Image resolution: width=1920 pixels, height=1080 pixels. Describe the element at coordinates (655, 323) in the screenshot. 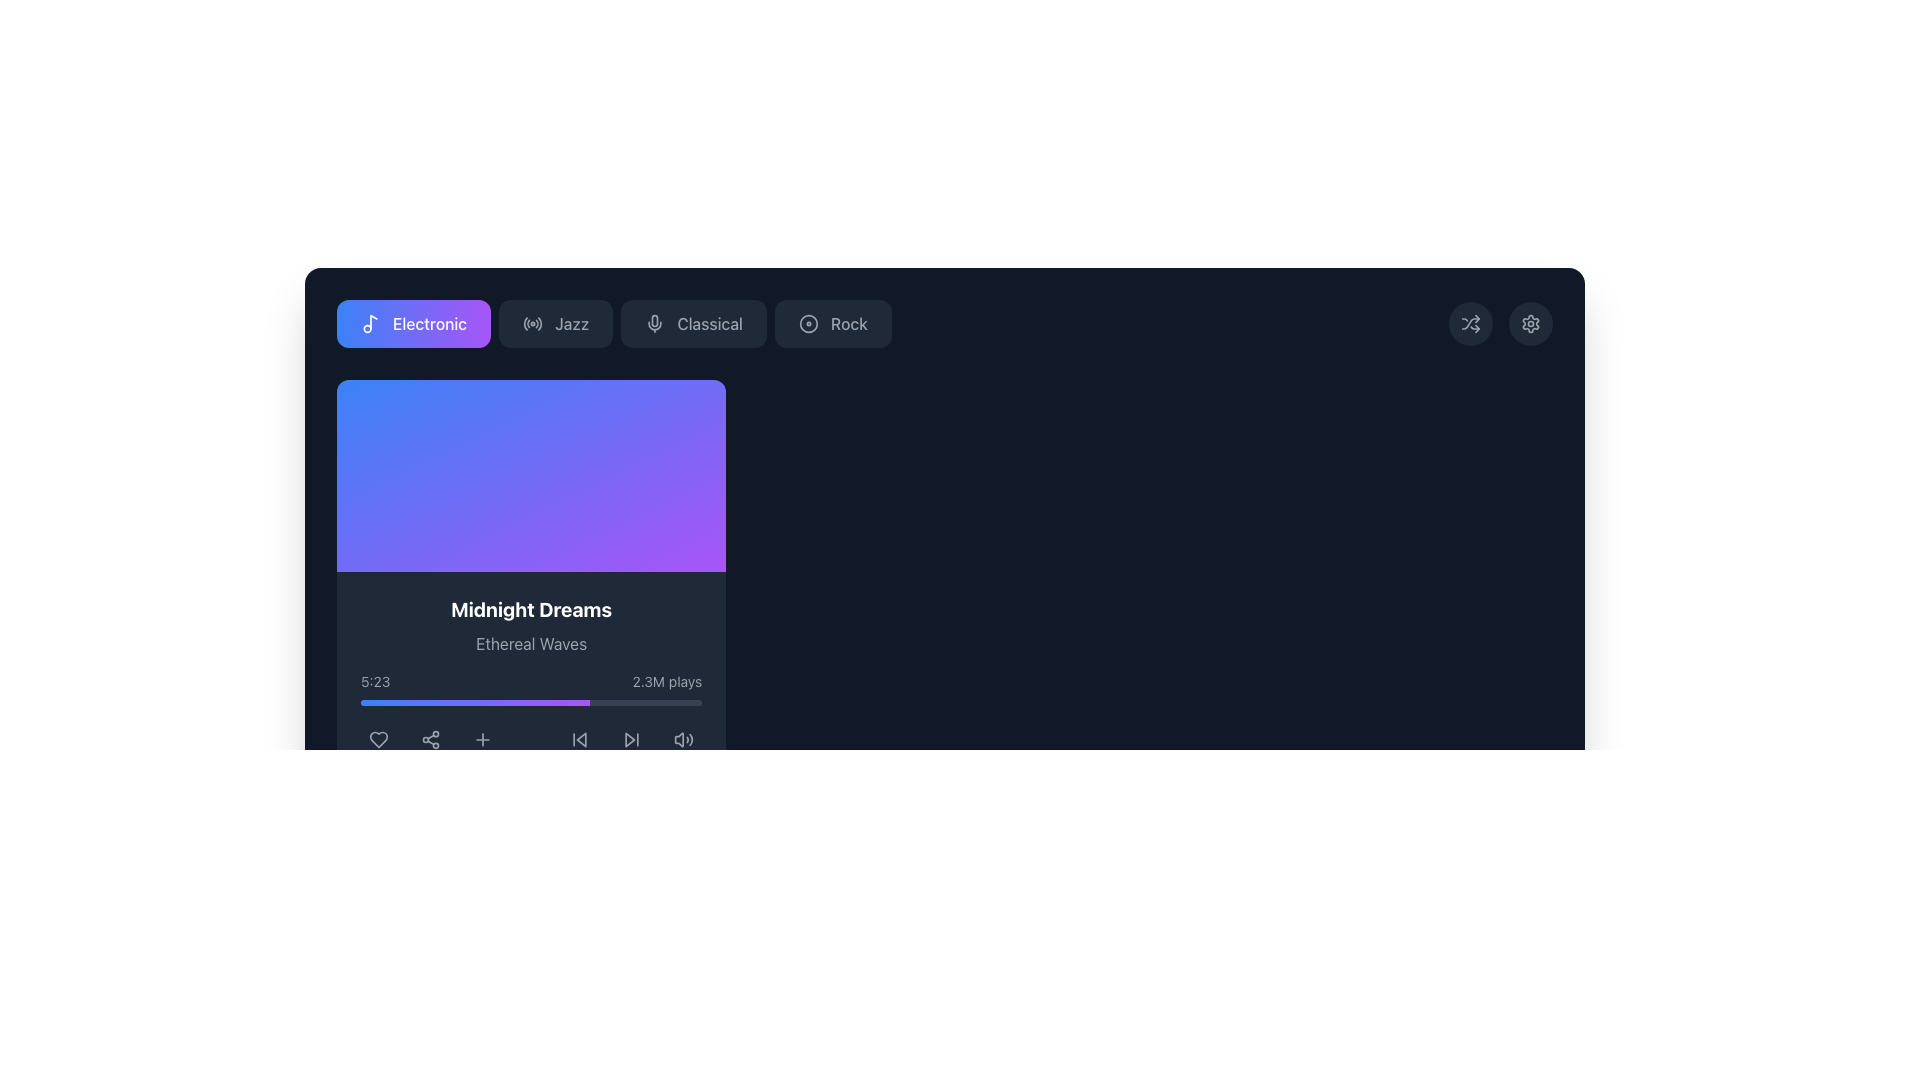

I see `the microphone icon located in the third button of the menu bar` at that location.